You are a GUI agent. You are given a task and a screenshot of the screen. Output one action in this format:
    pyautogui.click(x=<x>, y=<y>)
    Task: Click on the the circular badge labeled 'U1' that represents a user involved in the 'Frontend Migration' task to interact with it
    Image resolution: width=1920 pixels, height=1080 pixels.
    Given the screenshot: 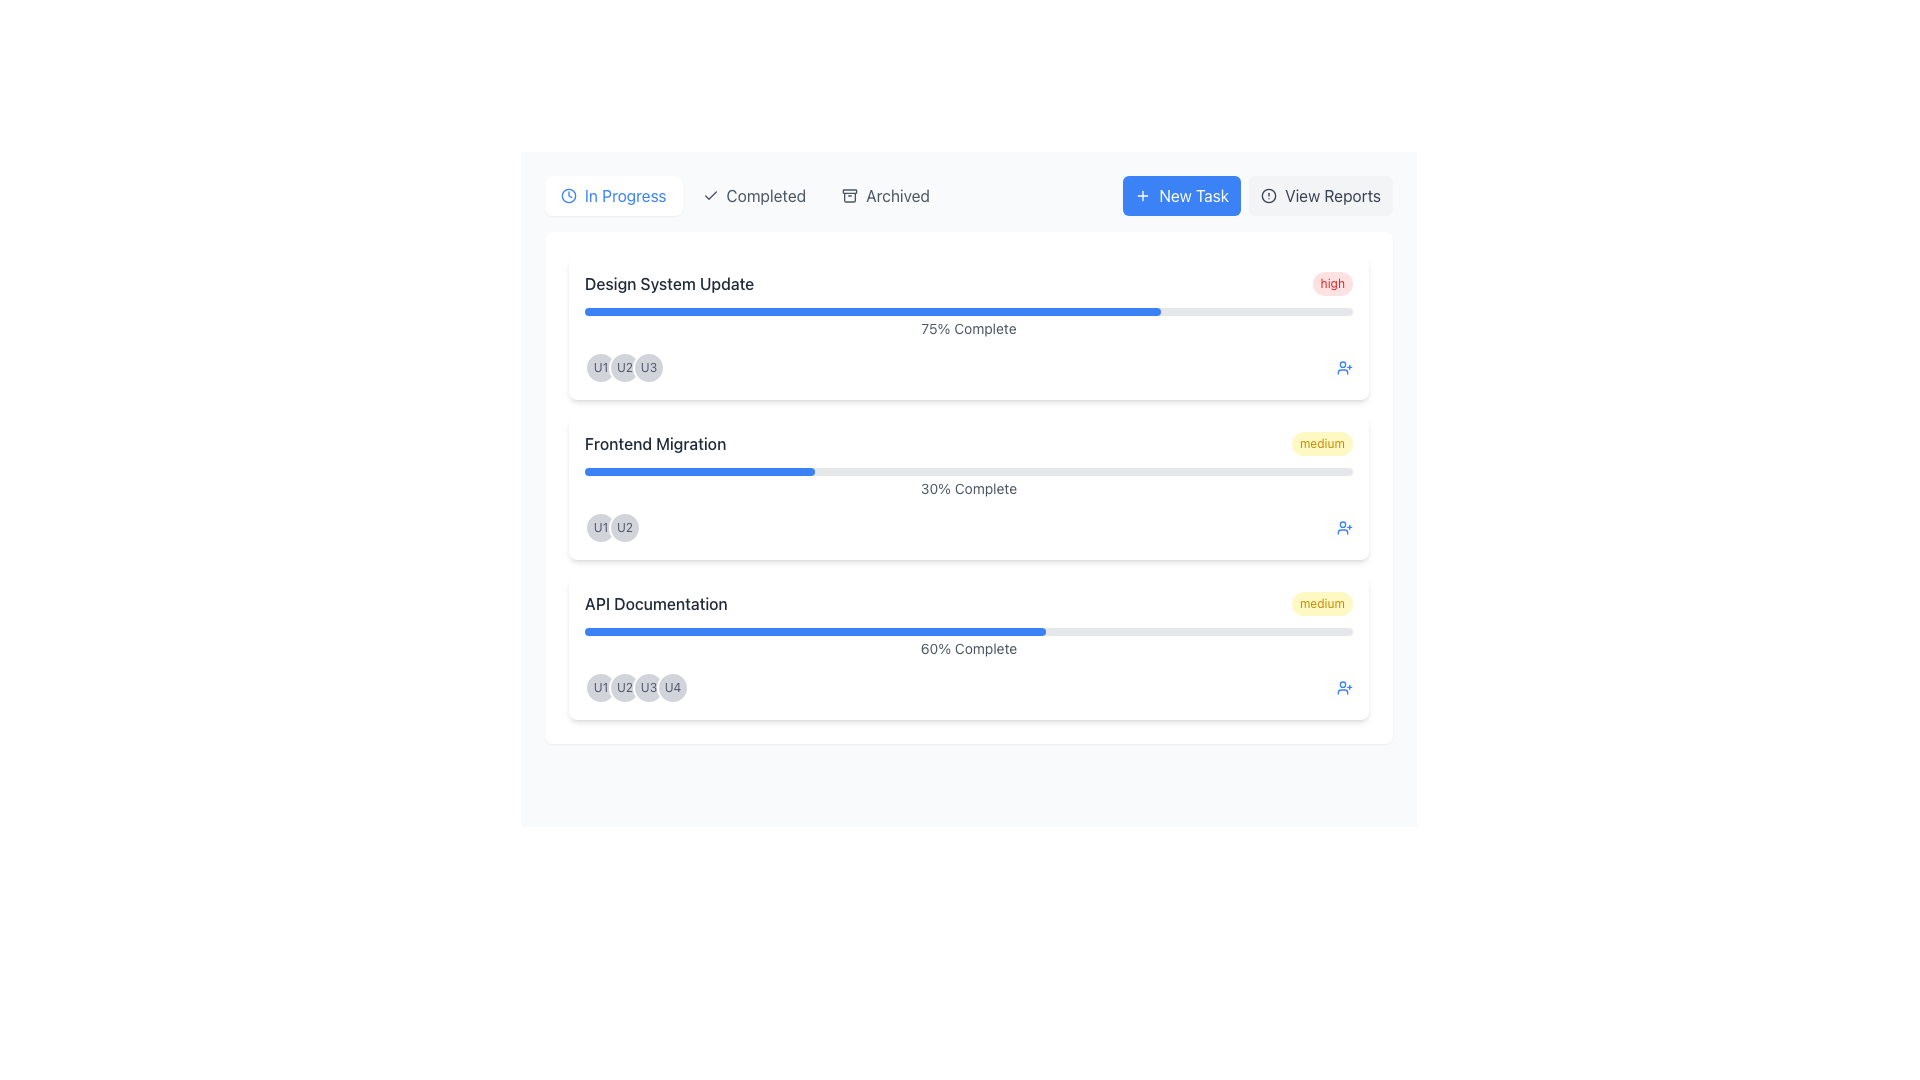 What is the action you would take?
    pyautogui.click(x=599, y=527)
    